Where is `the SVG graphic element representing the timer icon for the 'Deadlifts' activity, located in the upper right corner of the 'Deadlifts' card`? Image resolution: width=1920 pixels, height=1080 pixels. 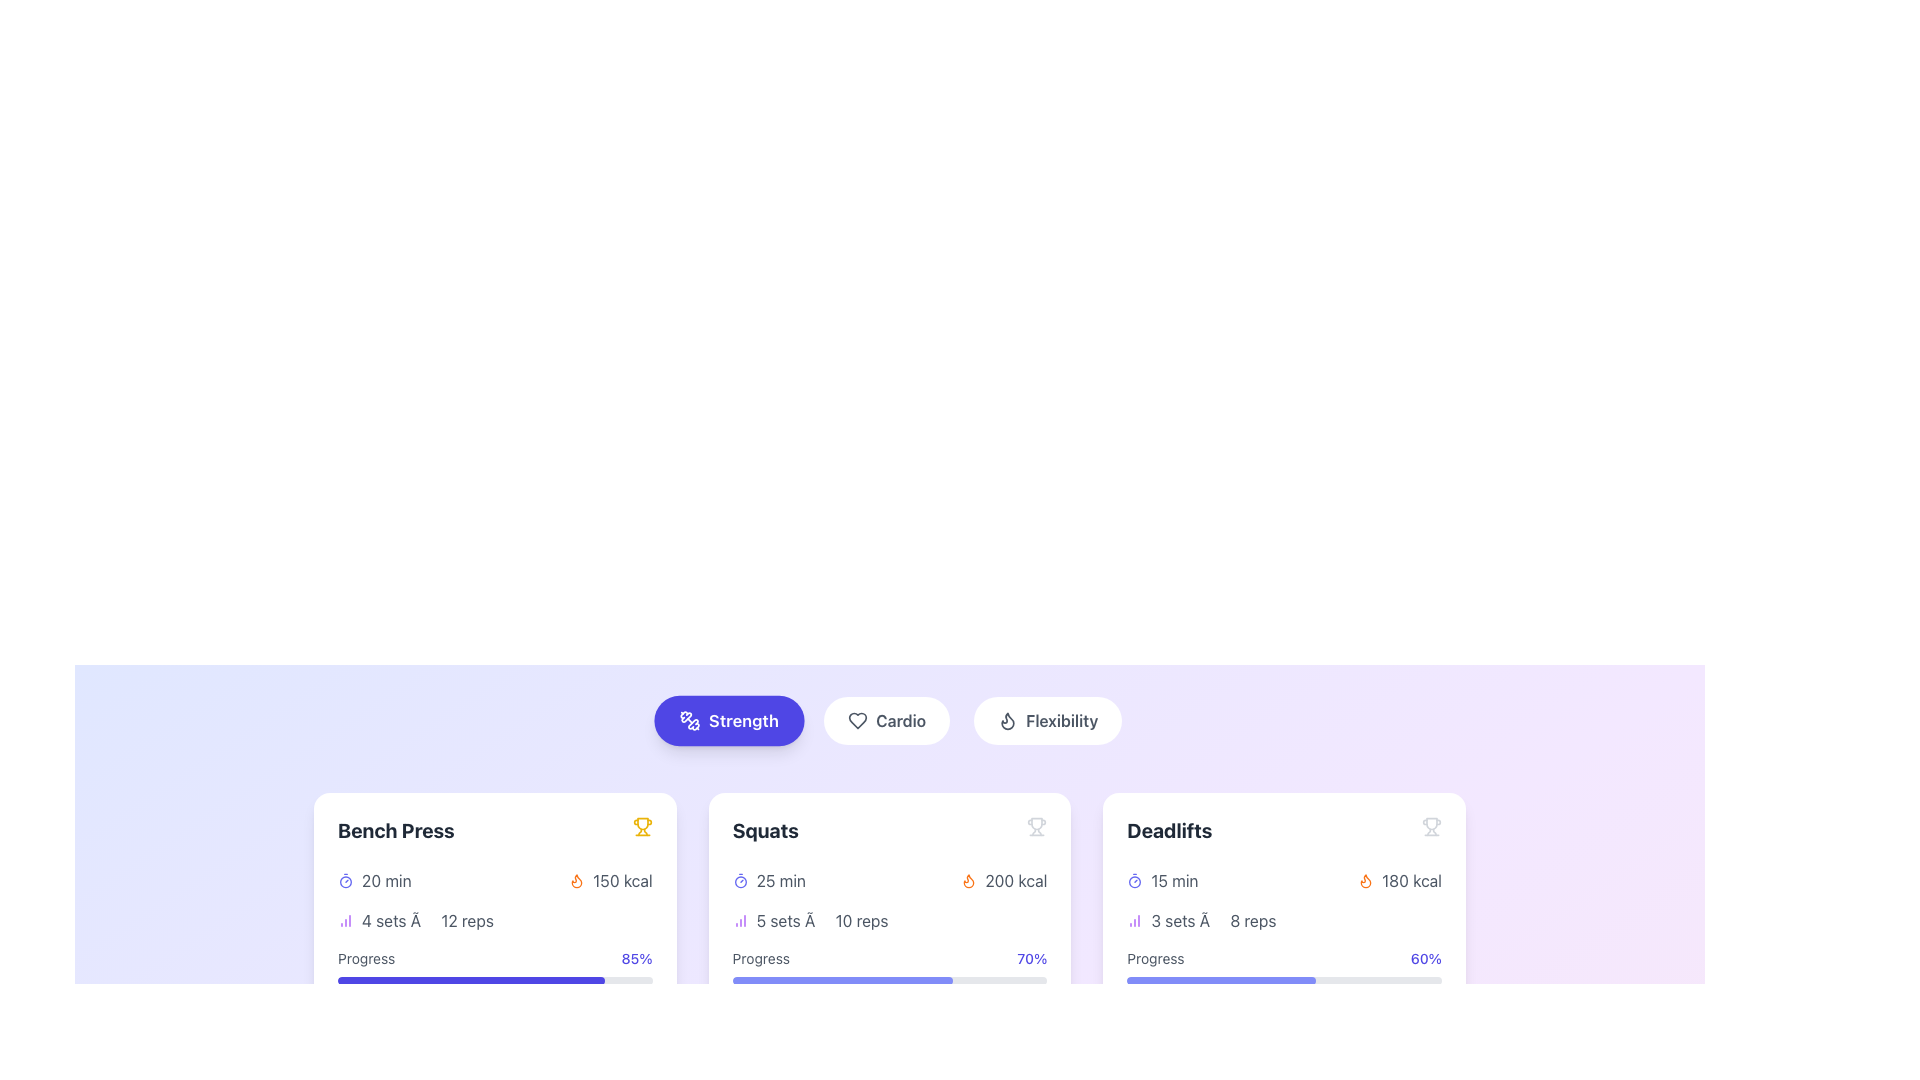 the SVG graphic element representing the timer icon for the 'Deadlifts' activity, located in the upper right corner of the 'Deadlifts' card is located at coordinates (1135, 881).